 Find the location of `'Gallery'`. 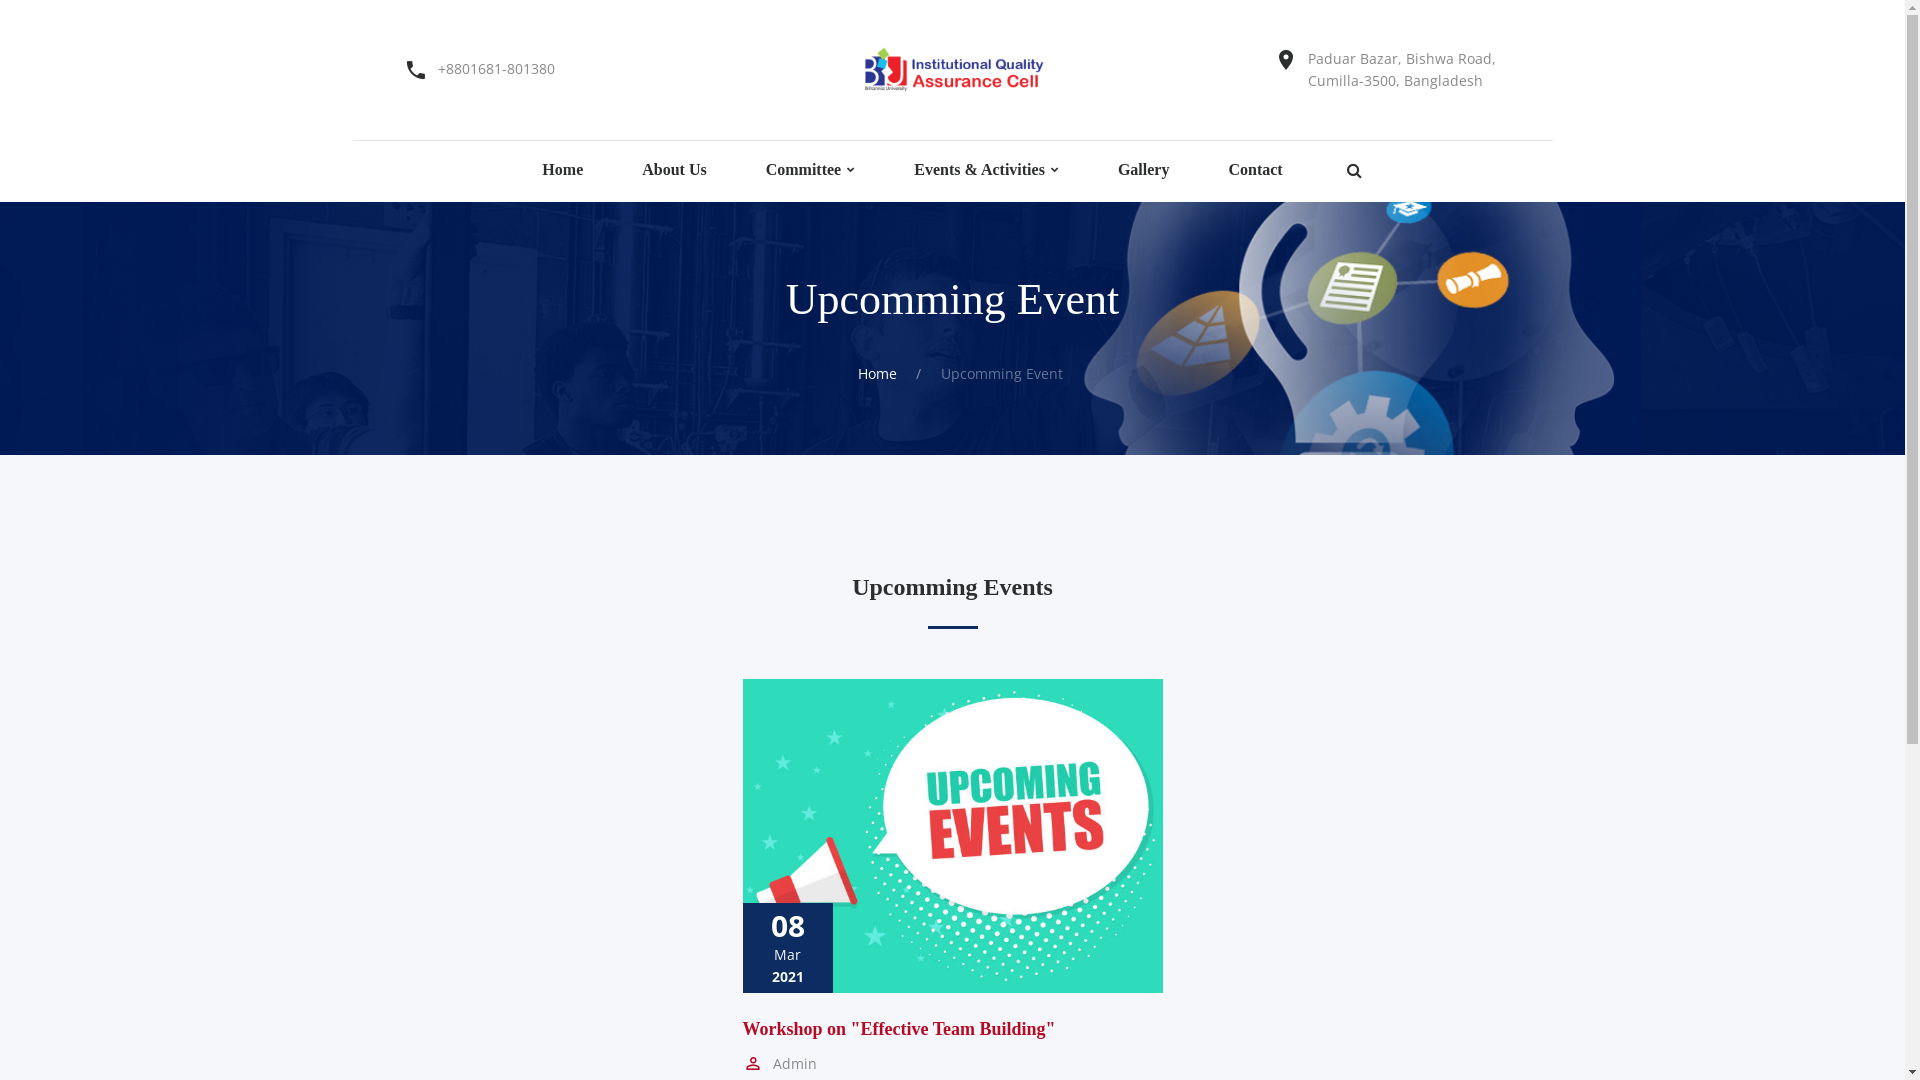

'Gallery' is located at coordinates (1143, 168).